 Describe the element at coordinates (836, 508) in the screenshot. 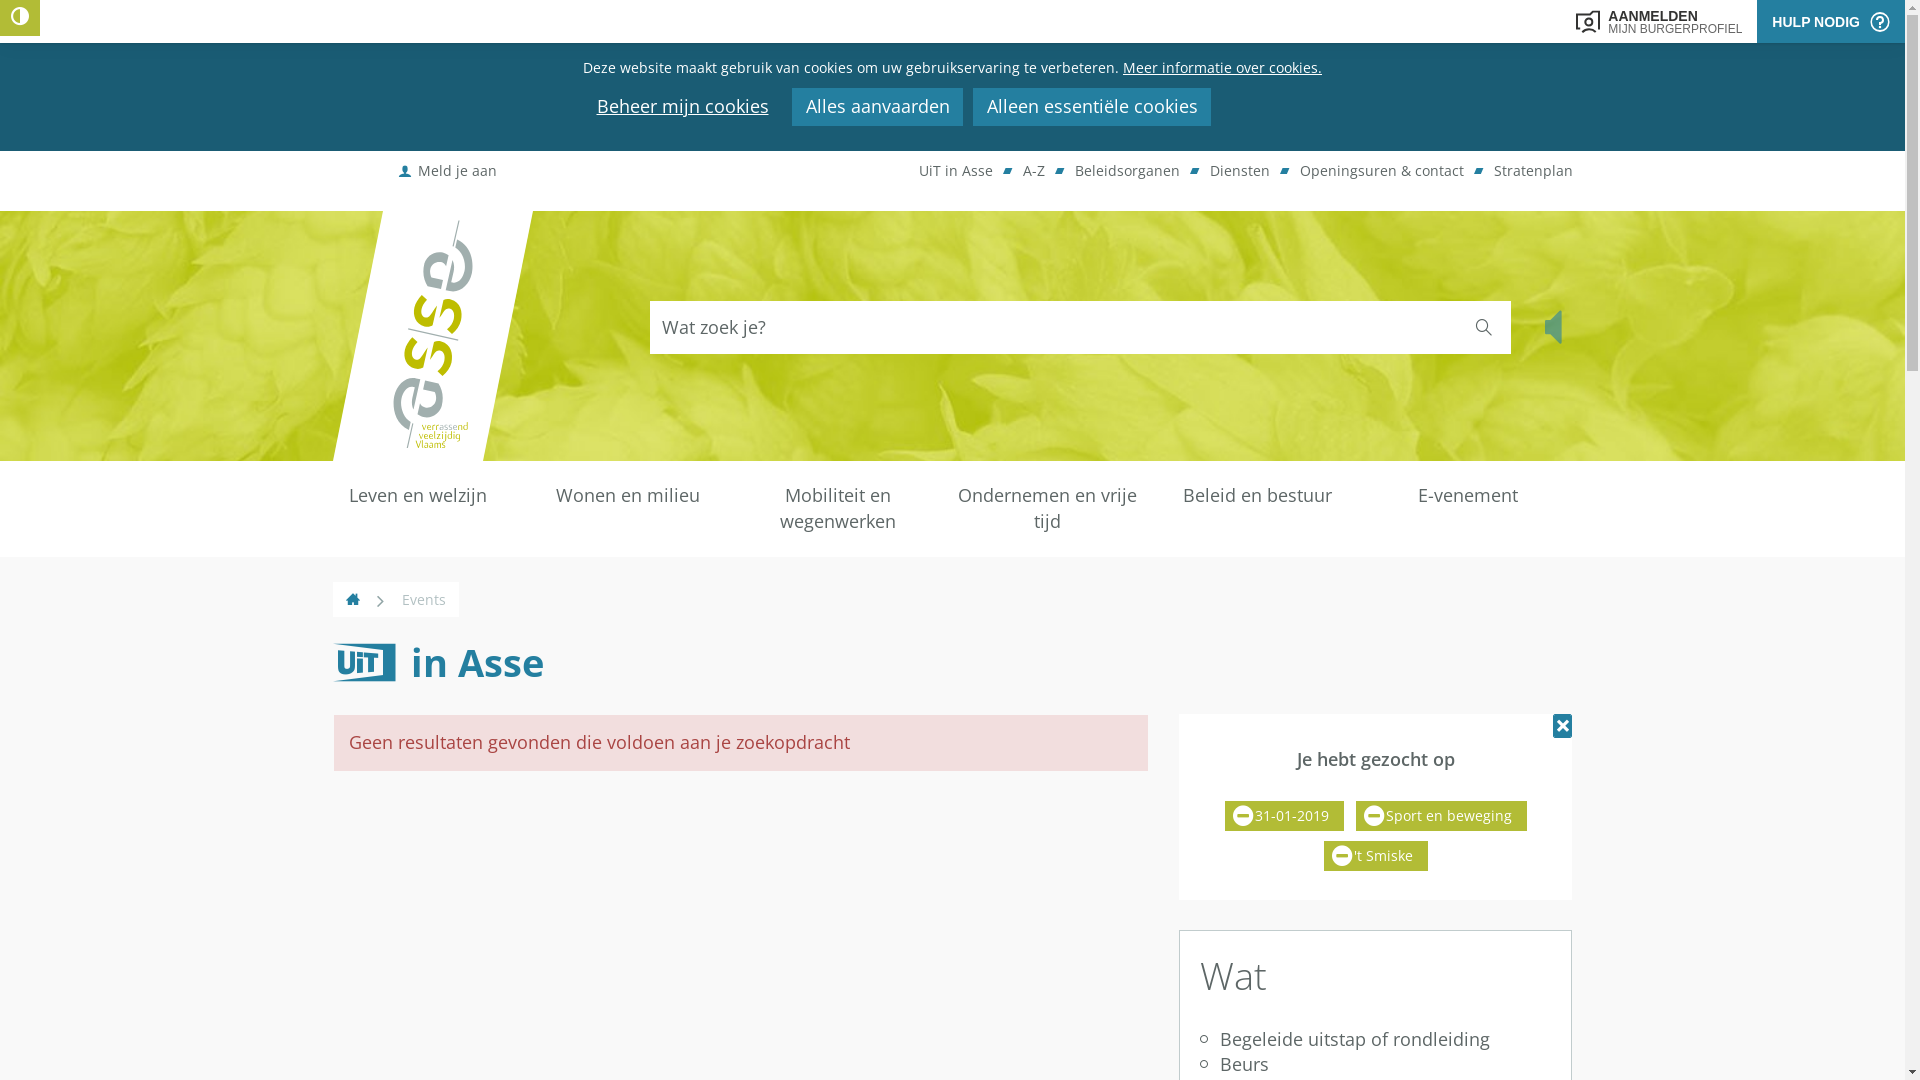

I see `'Mobiliteit en wegenwerken'` at that location.